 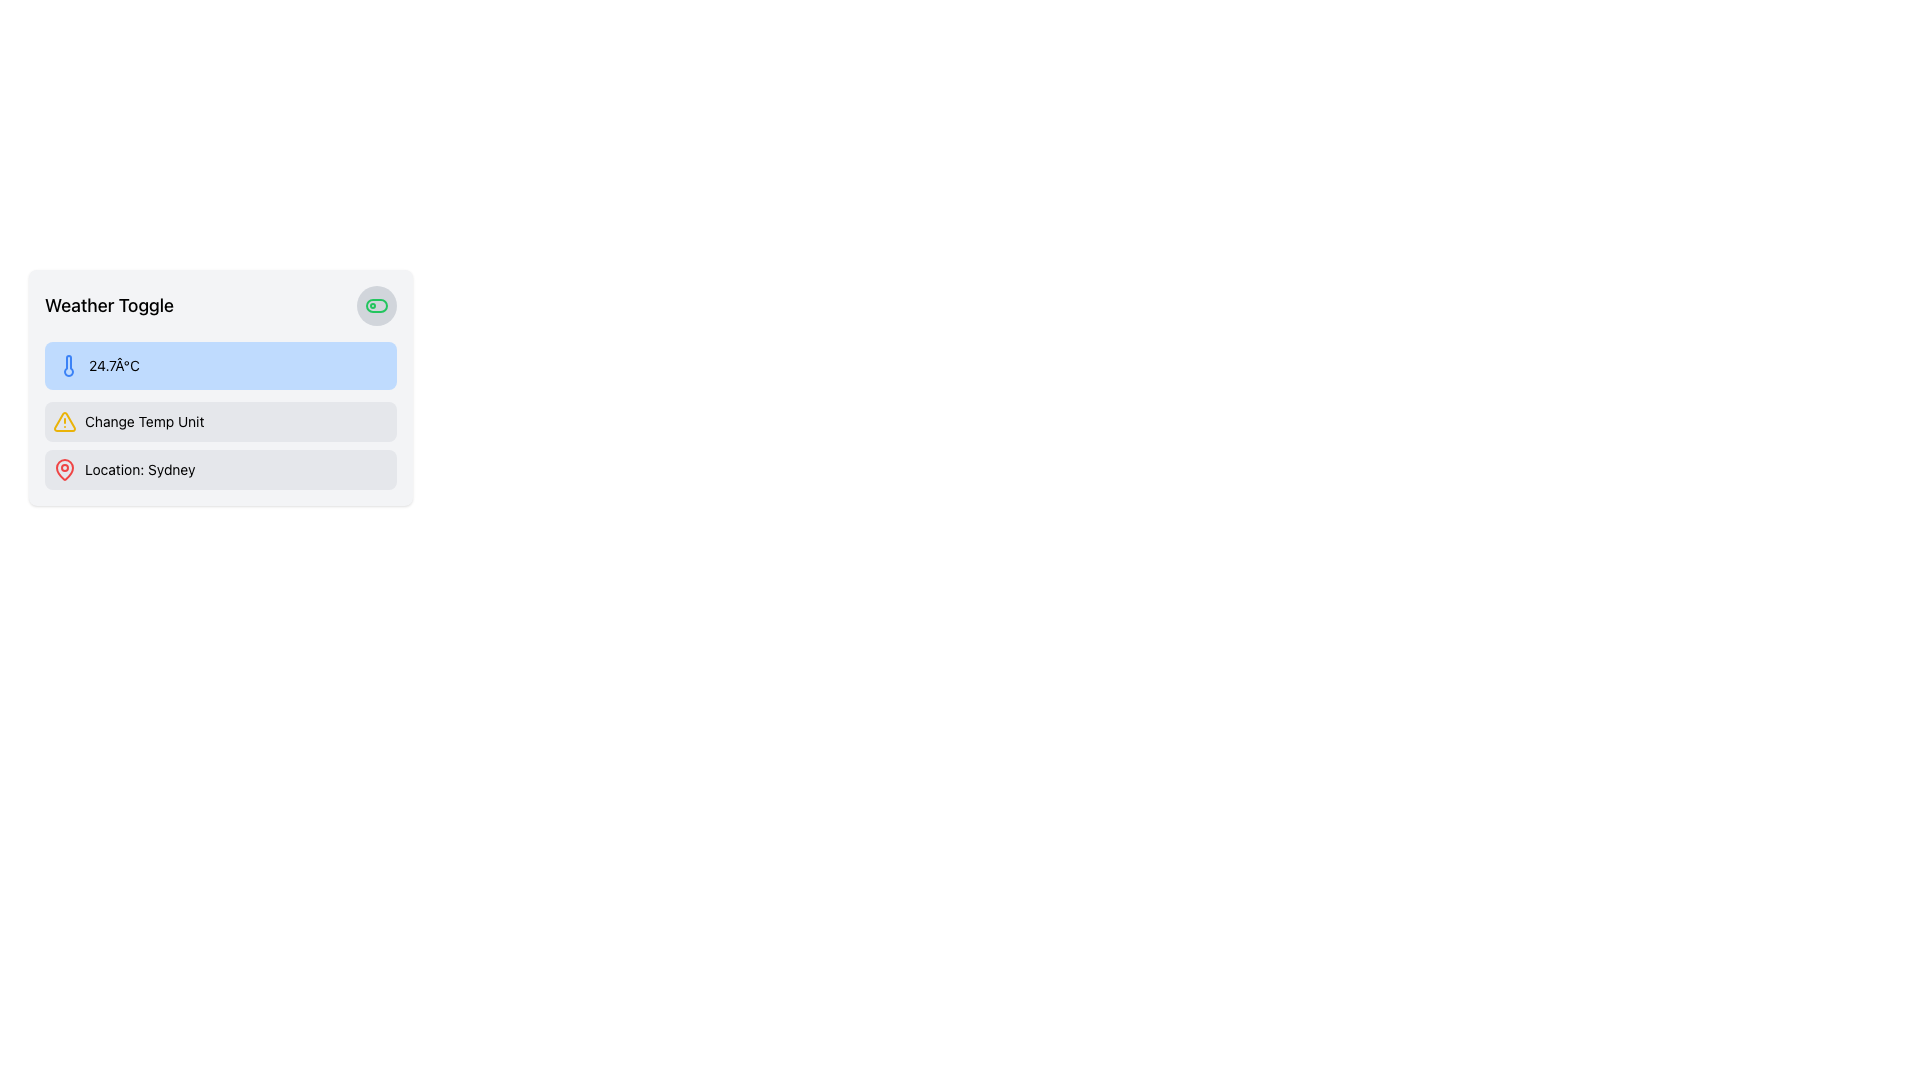 I want to click on the Decorative Icon located inside the light blue box that displays the temperature '24.7°C', positioned to the left of the temperature text, so click(x=68, y=366).